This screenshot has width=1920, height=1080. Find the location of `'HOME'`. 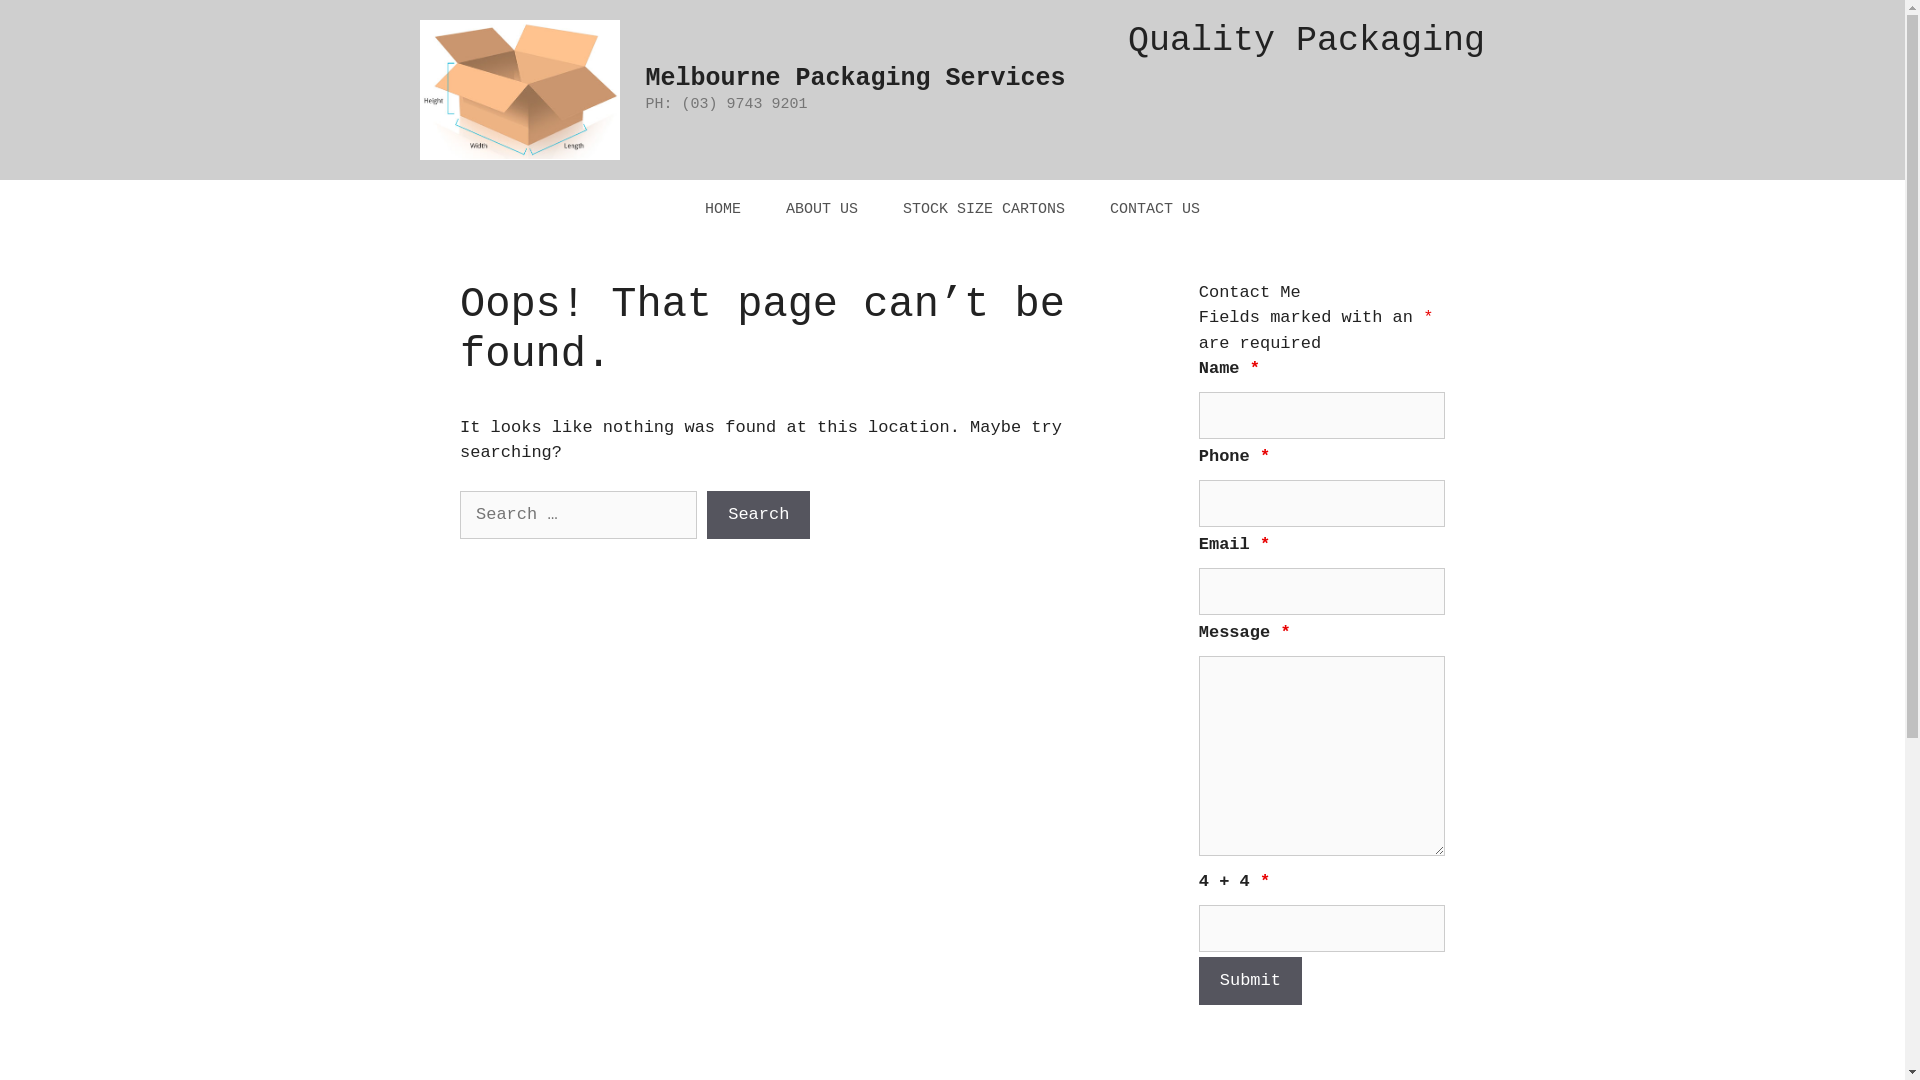

'HOME' is located at coordinates (722, 209).